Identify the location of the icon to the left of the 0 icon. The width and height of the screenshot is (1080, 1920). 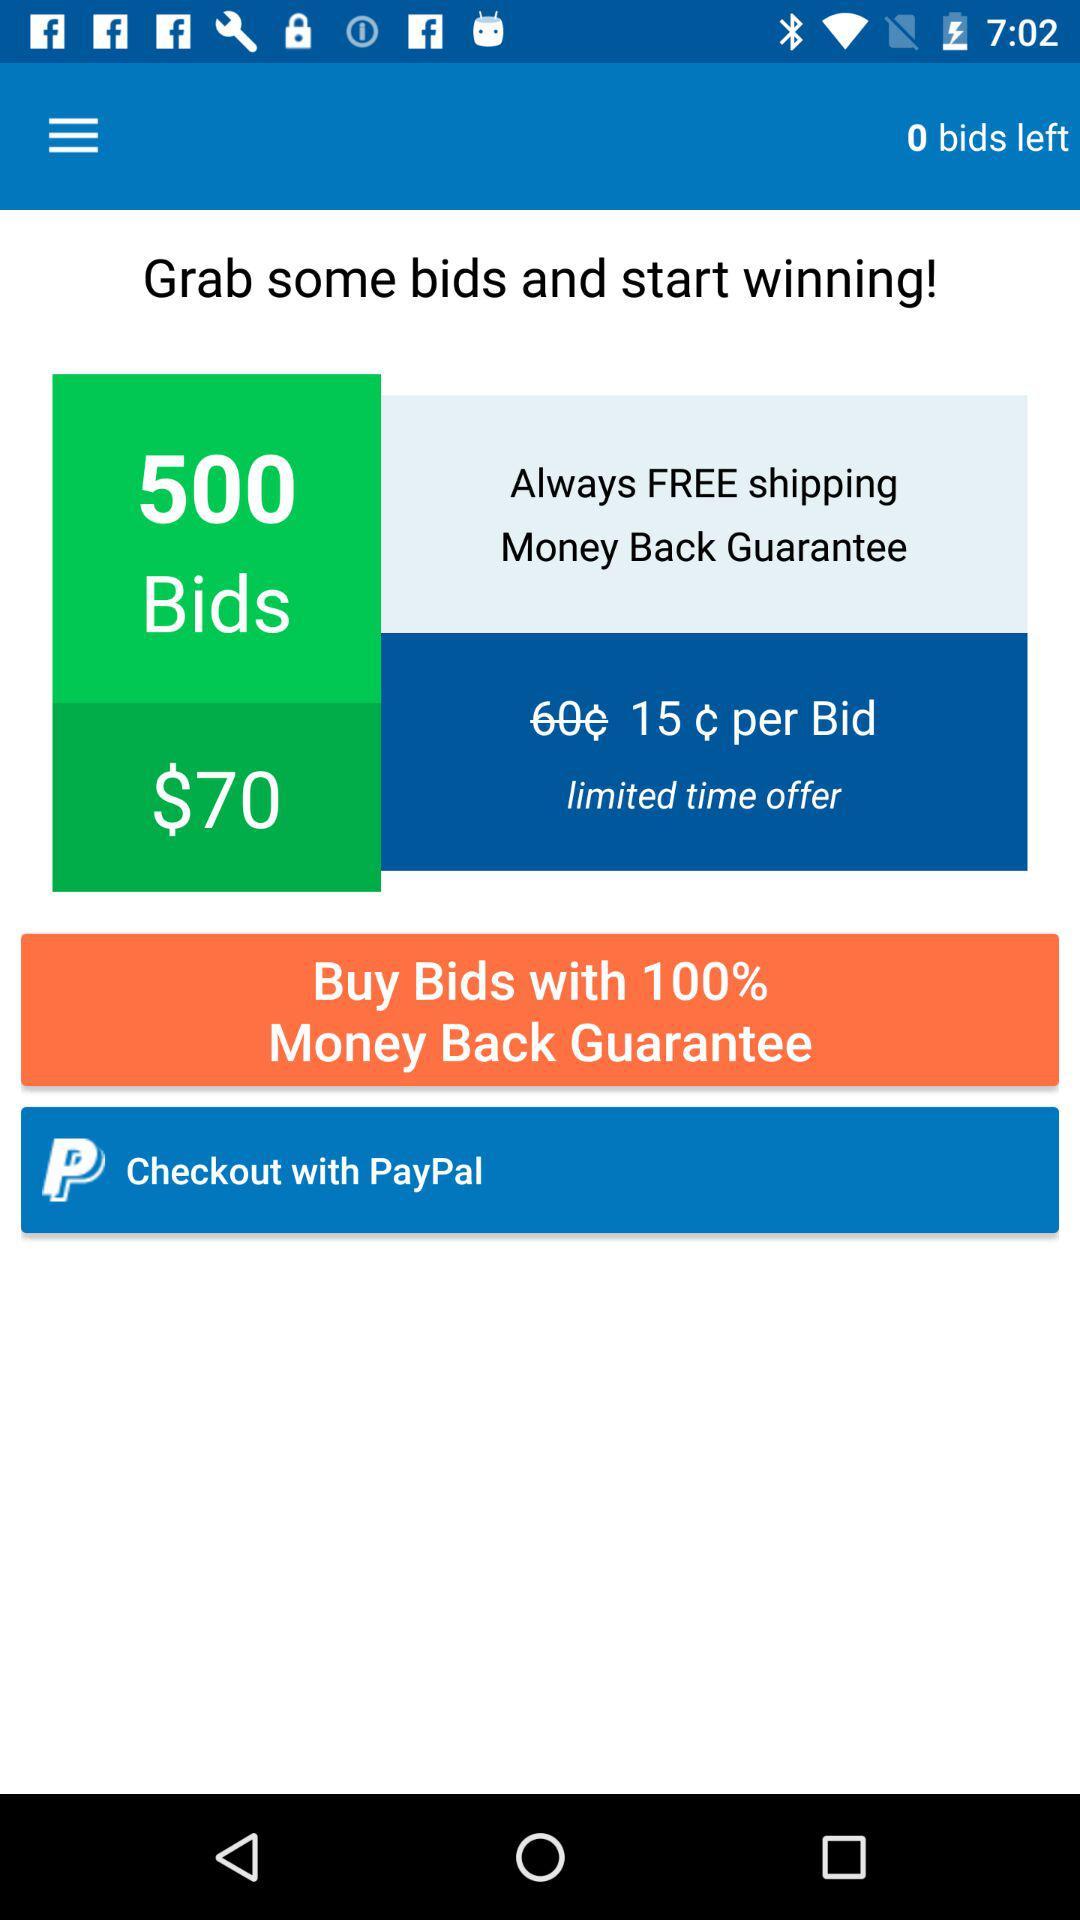
(72, 135).